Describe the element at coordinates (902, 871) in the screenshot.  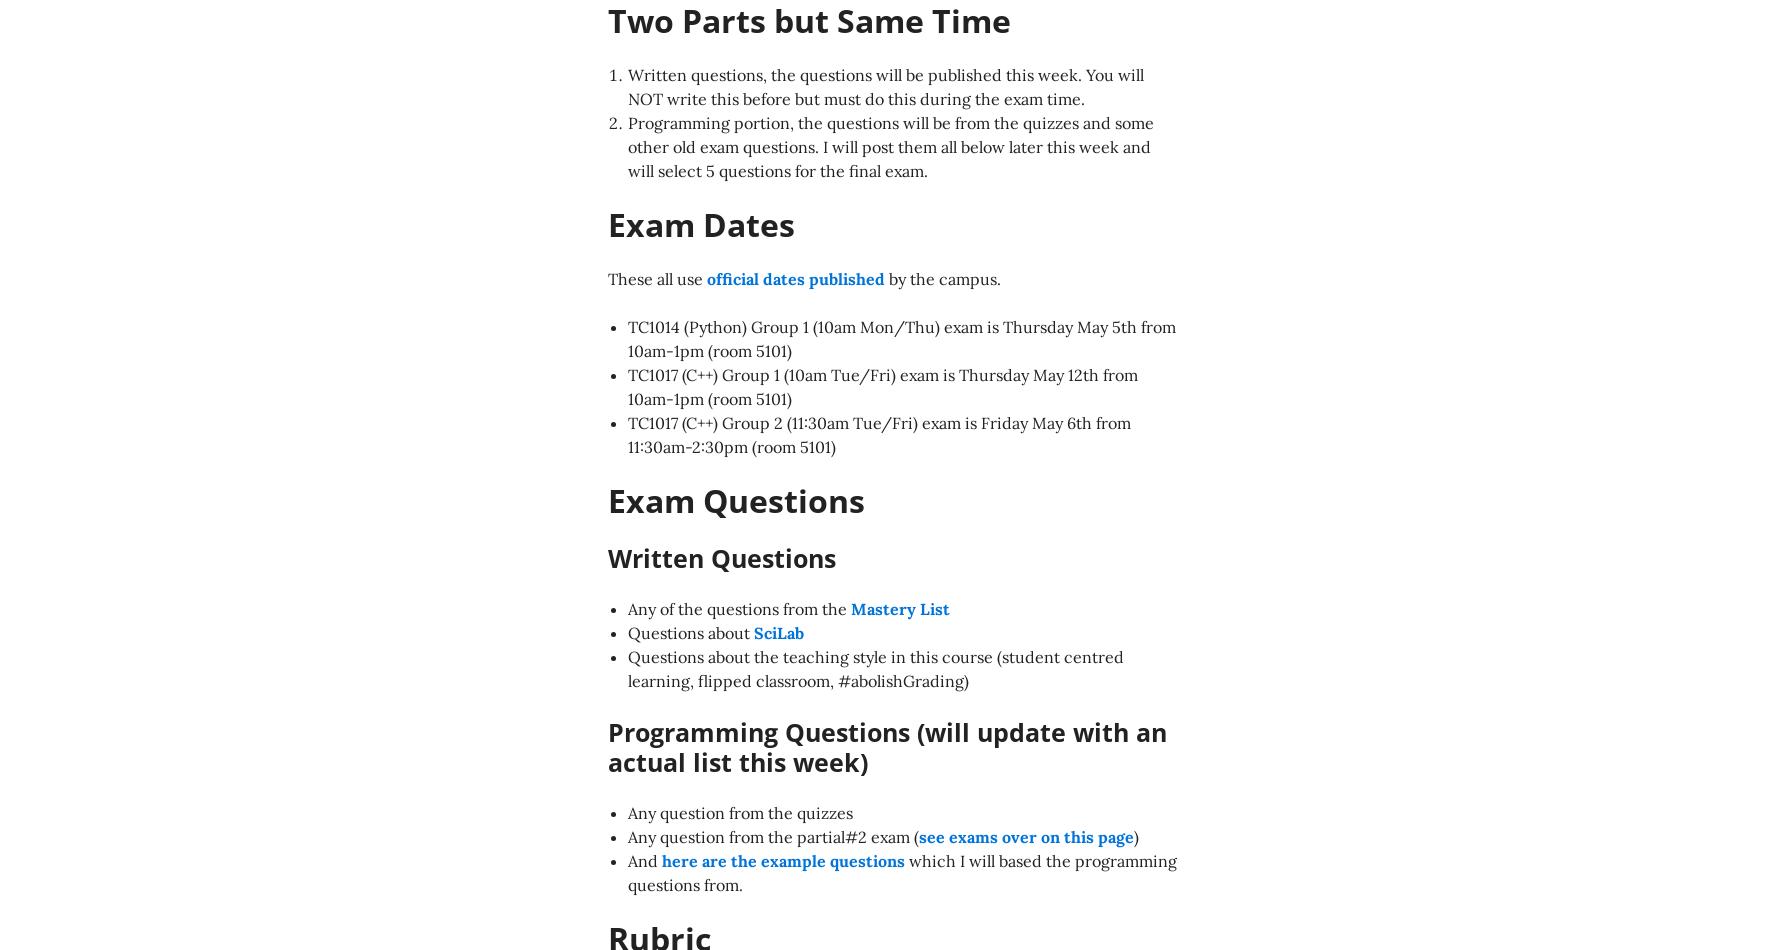
I see `'which I will based the programming questions from.'` at that location.